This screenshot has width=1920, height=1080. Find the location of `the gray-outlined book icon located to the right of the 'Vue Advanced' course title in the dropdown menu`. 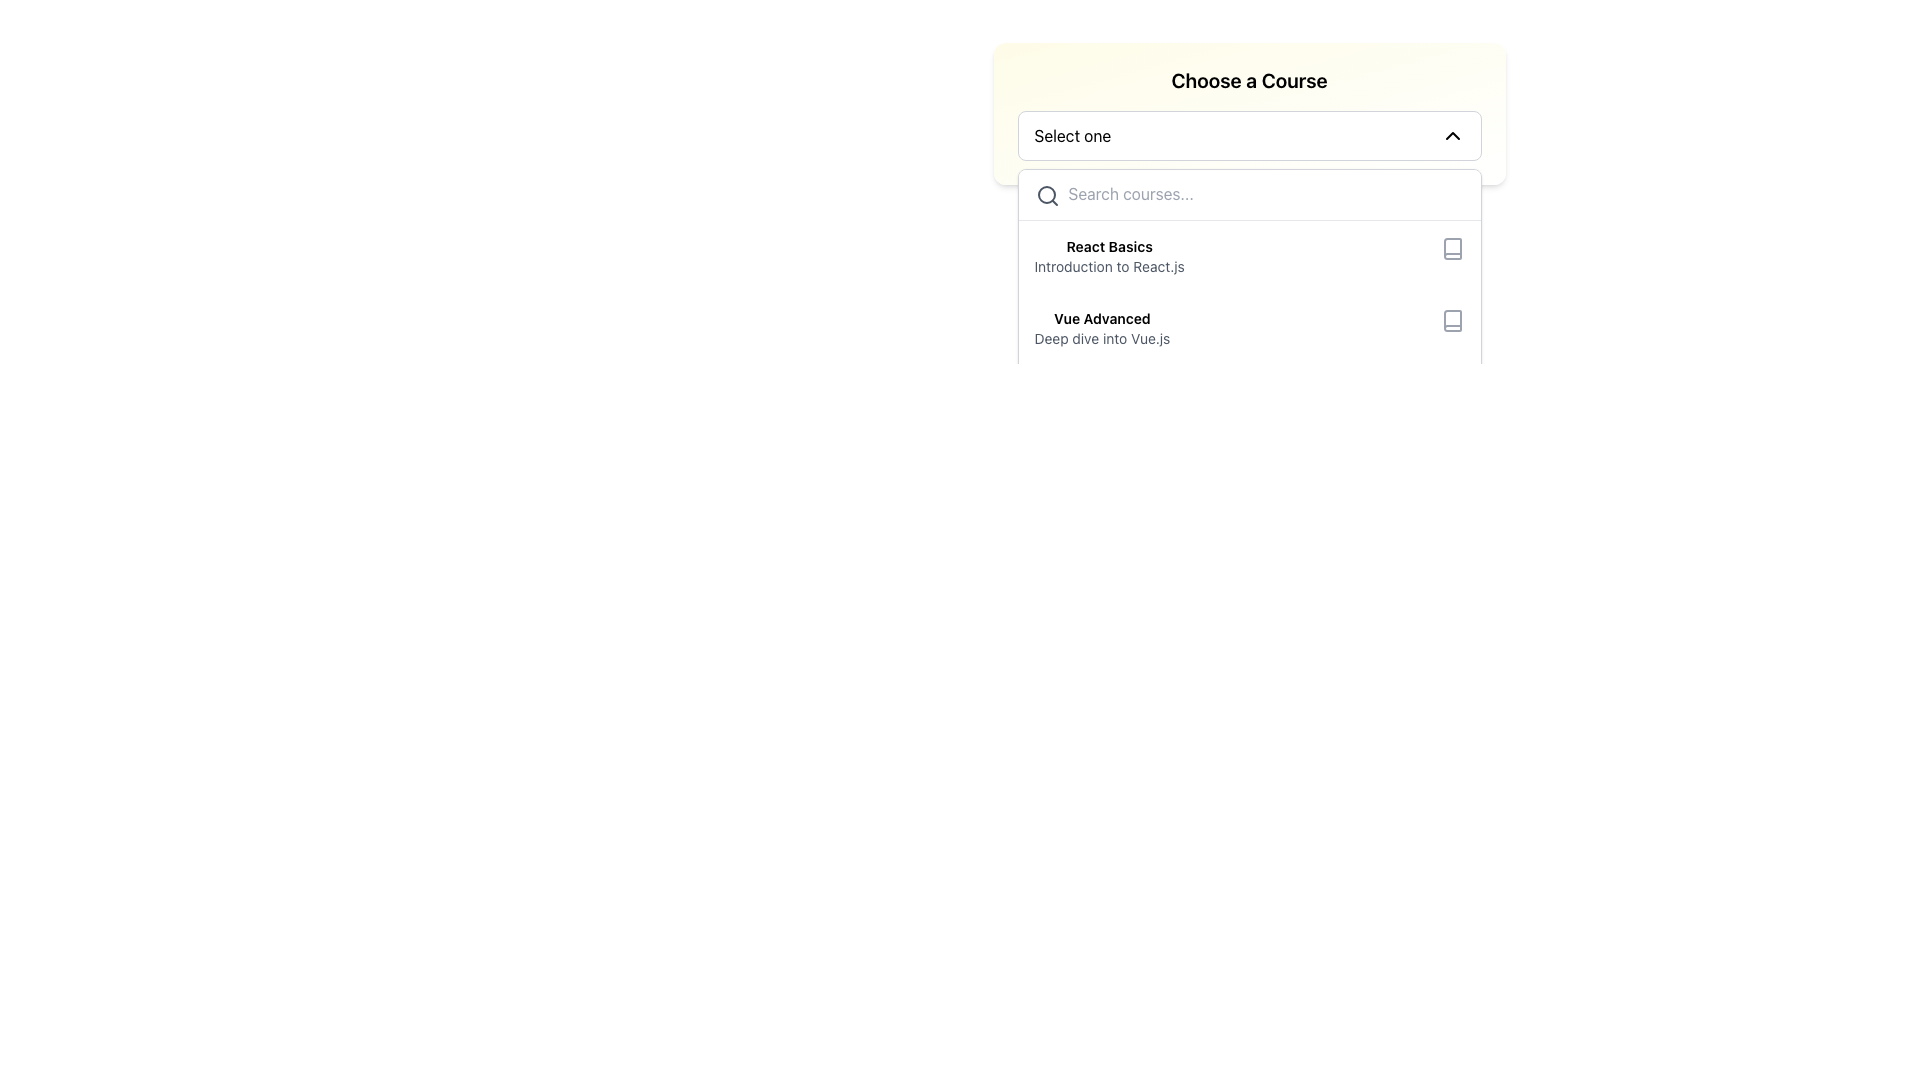

the gray-outlined book icon located to the right of the 'Vue Advanced' course title in the dropdown menu is located at coordinates (1452, 319).